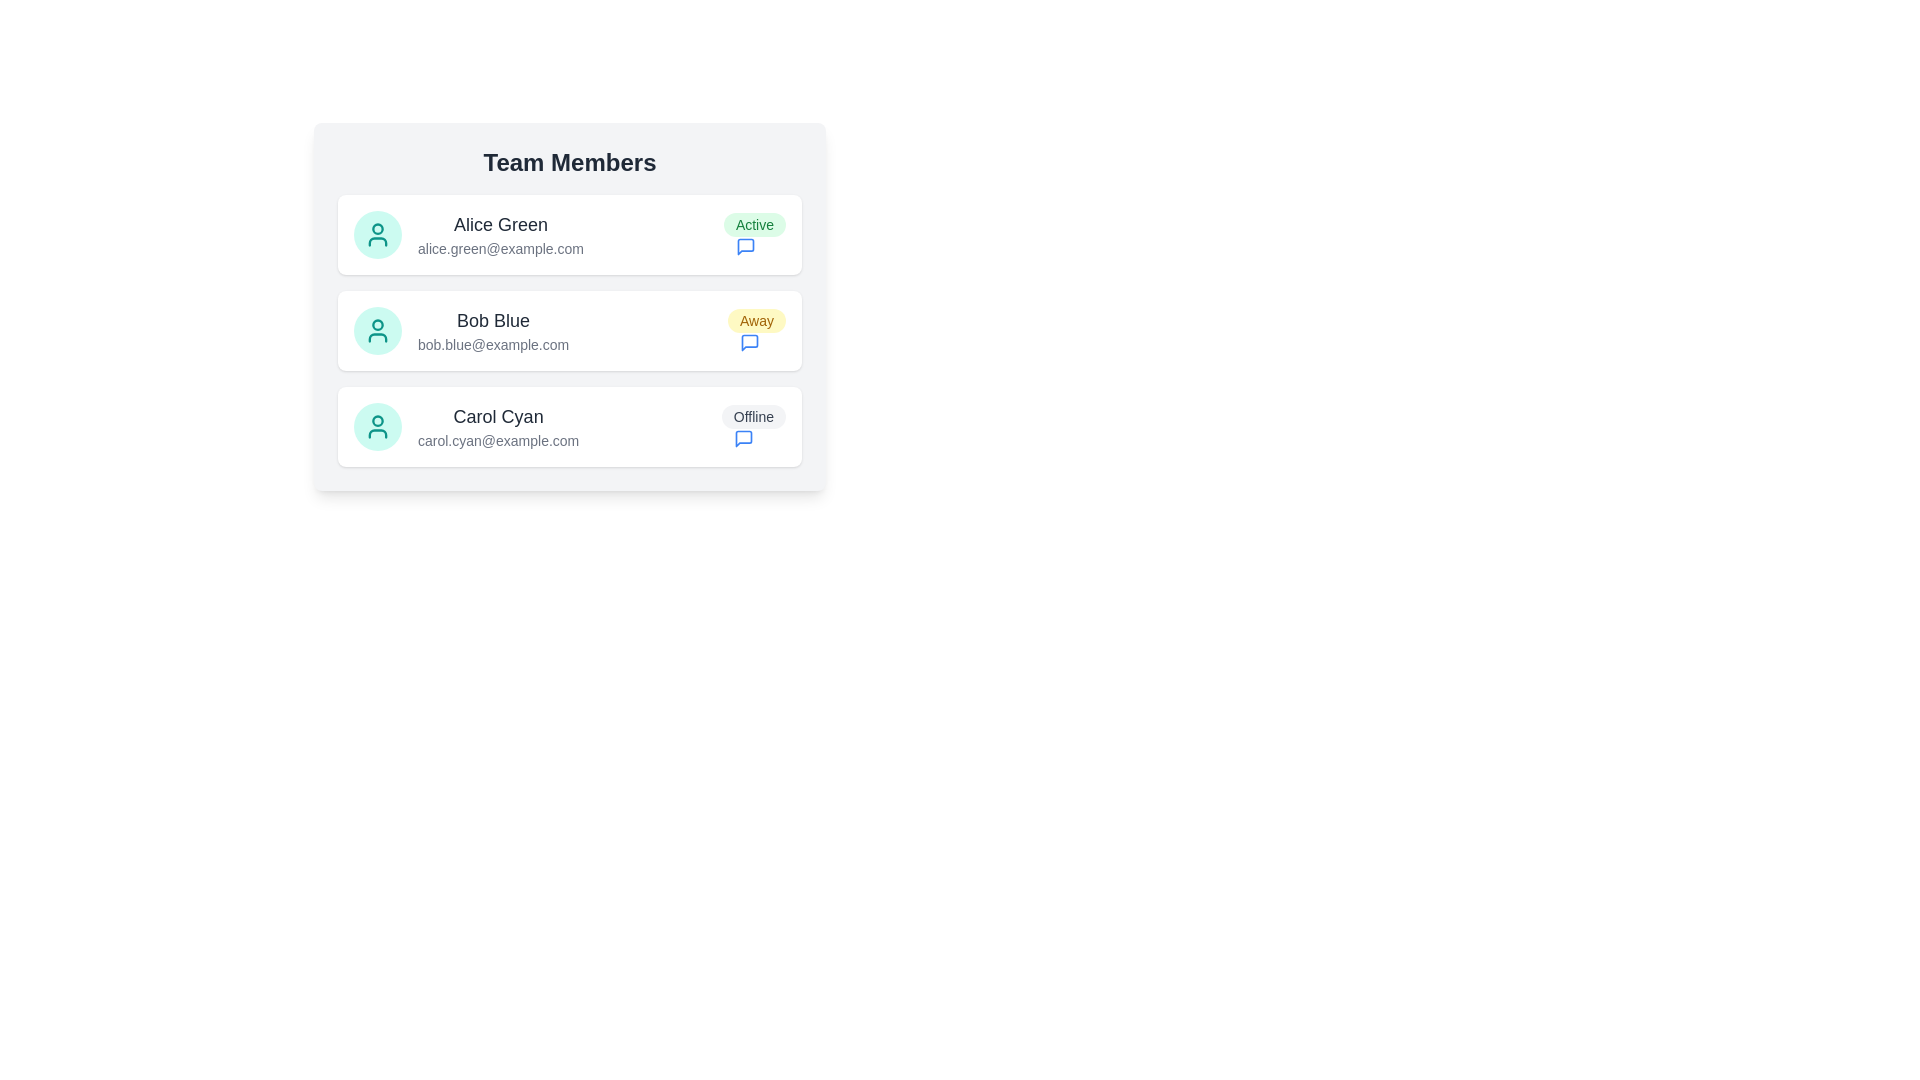  I want to click on the status label displaying 'Offline', which is located within the third item of the 'Team Members' list, adjacent to 'Carol Cyan' and her email, with a speech bubble icon to its right, so click(752, 415).